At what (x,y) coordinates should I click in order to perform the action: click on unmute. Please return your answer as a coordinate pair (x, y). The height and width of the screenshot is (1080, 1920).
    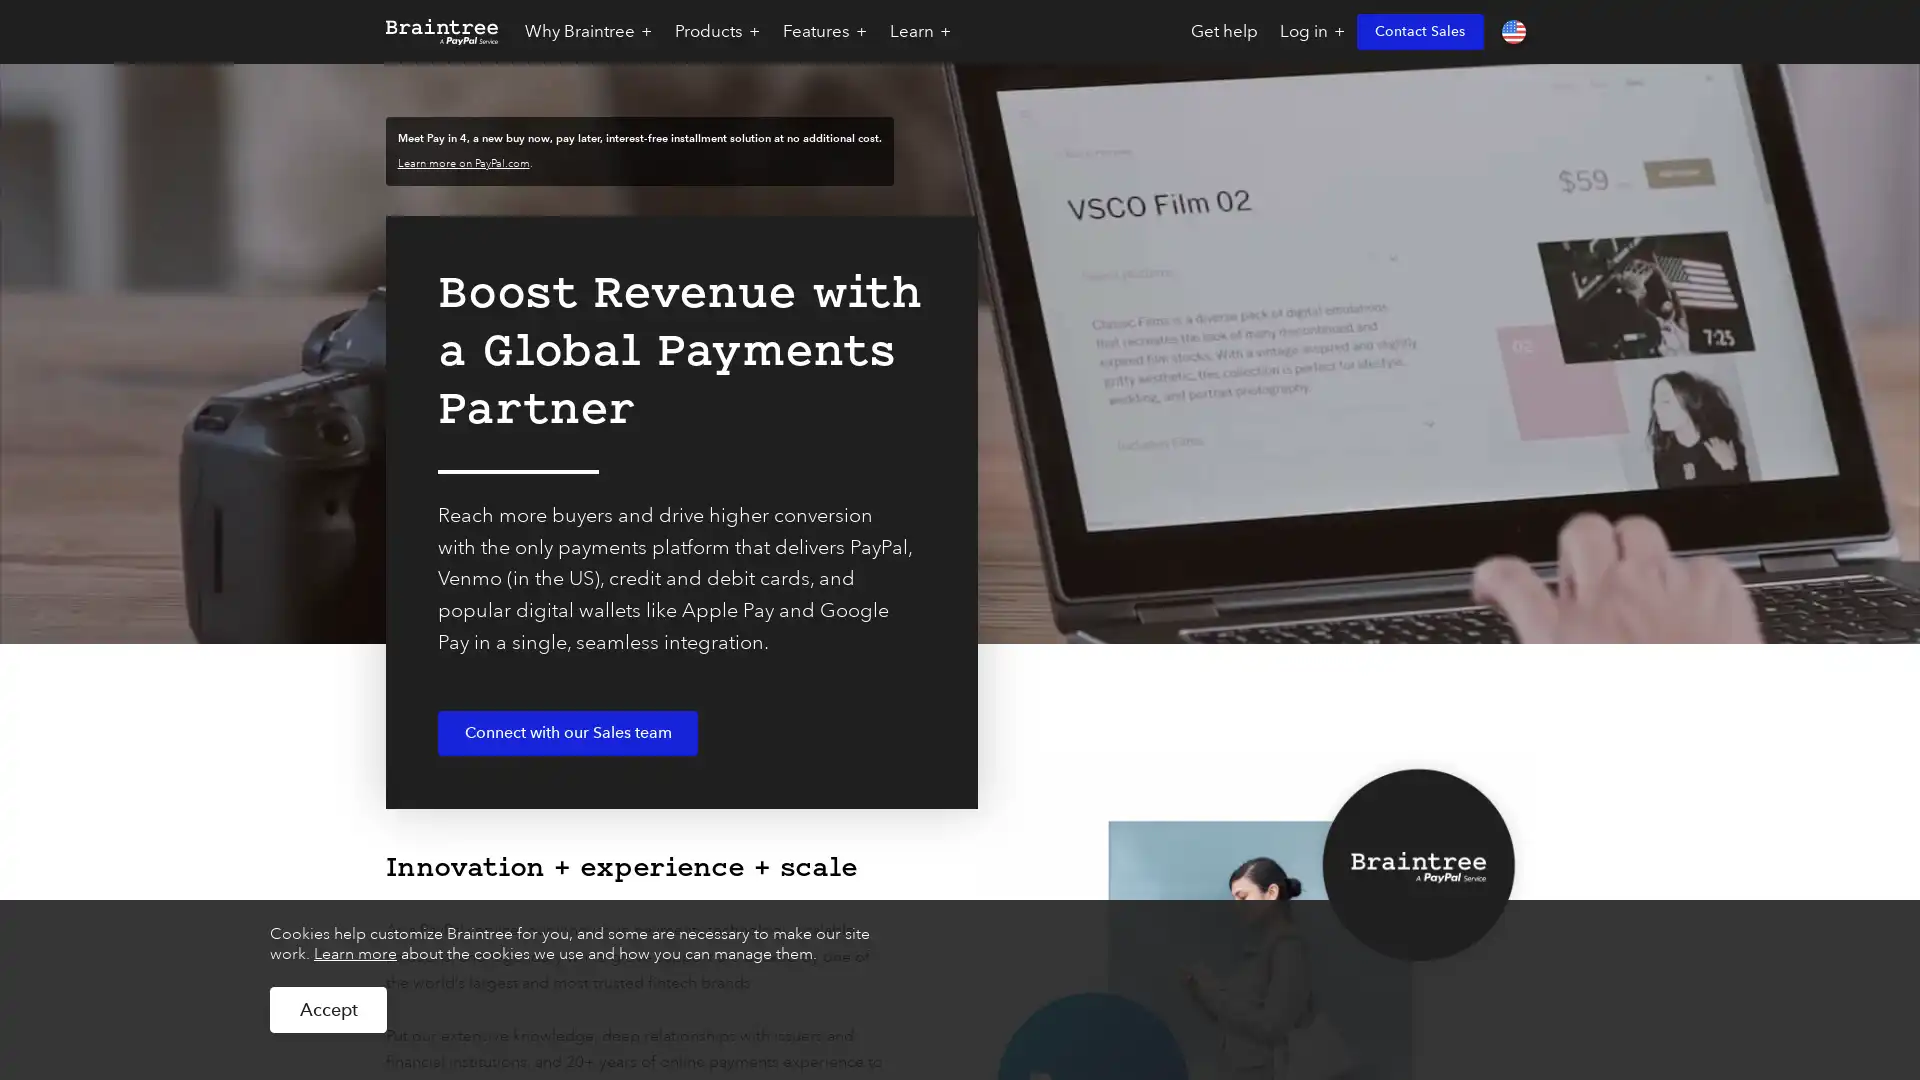
    Looking at the image, I should click on (1742, 805).